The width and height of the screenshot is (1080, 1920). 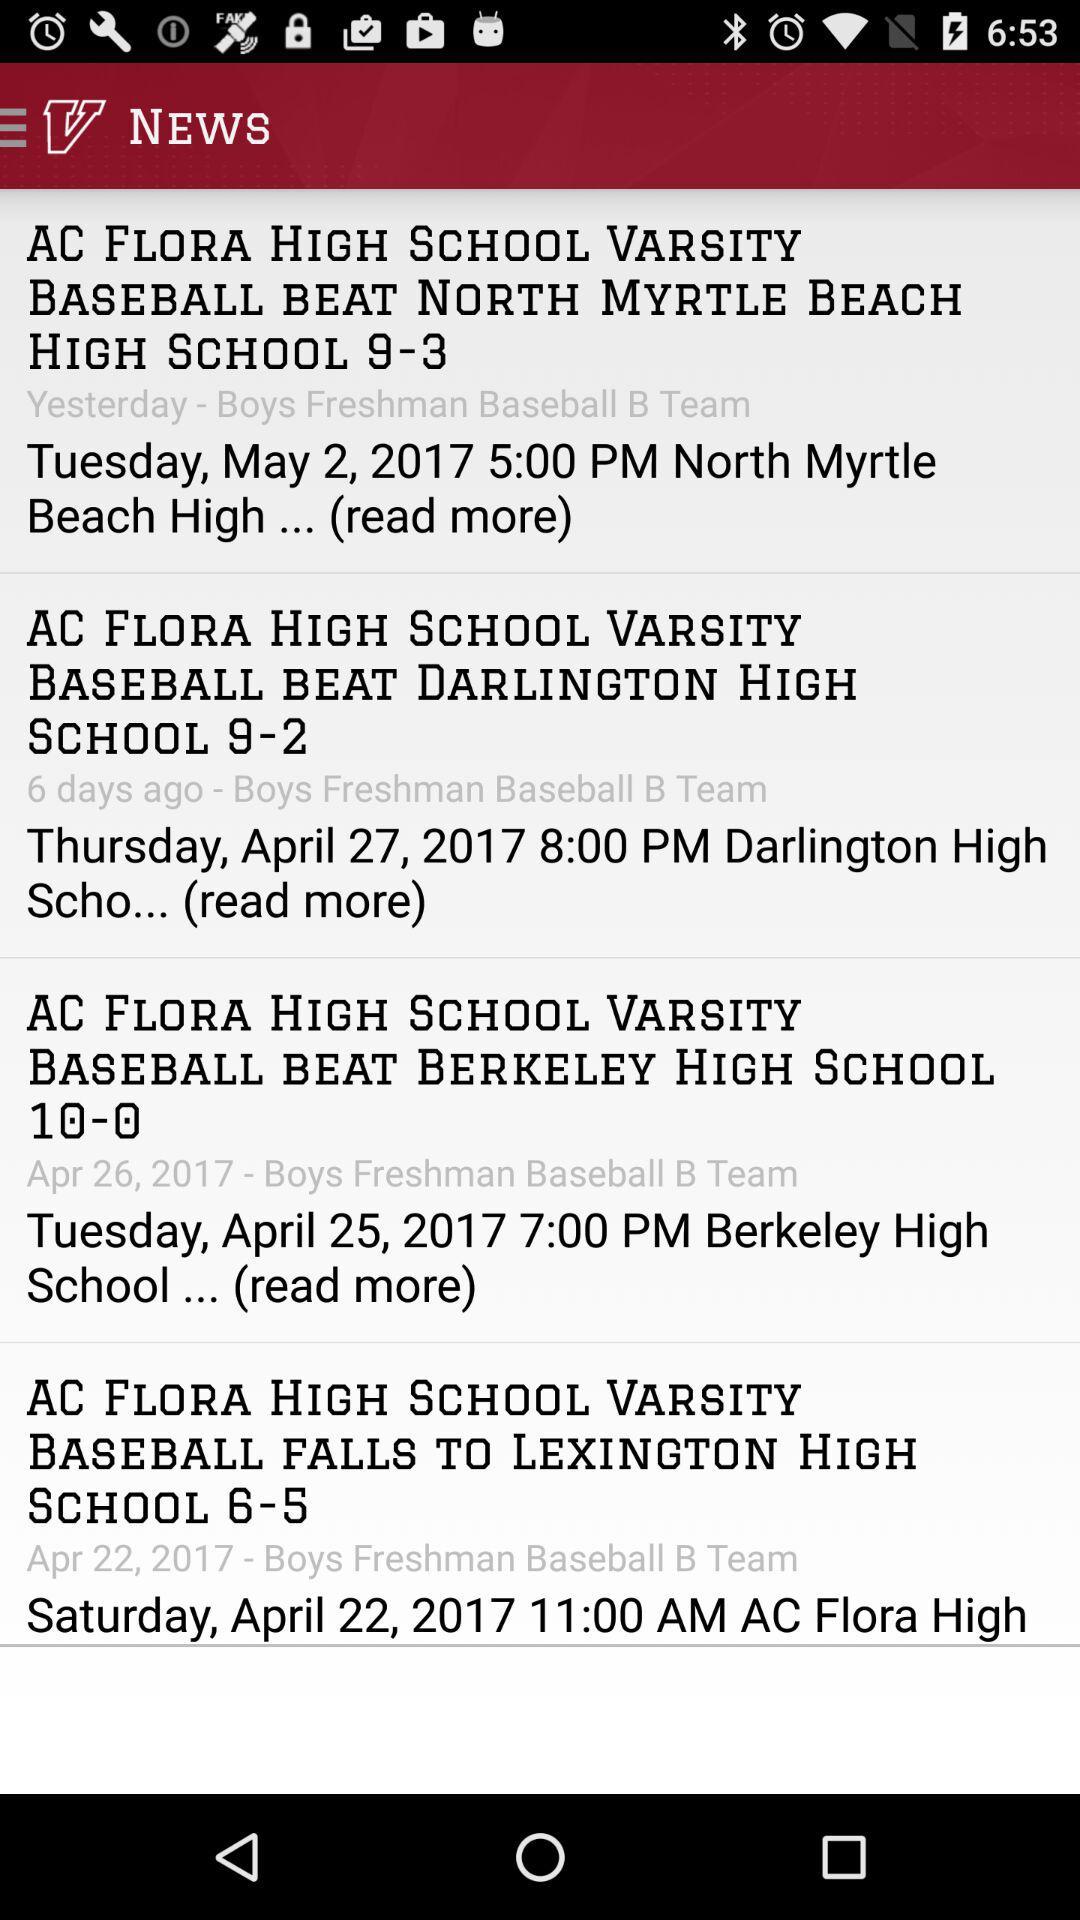 I want to click on item below the ac flora high, so click(x=540, y=786).